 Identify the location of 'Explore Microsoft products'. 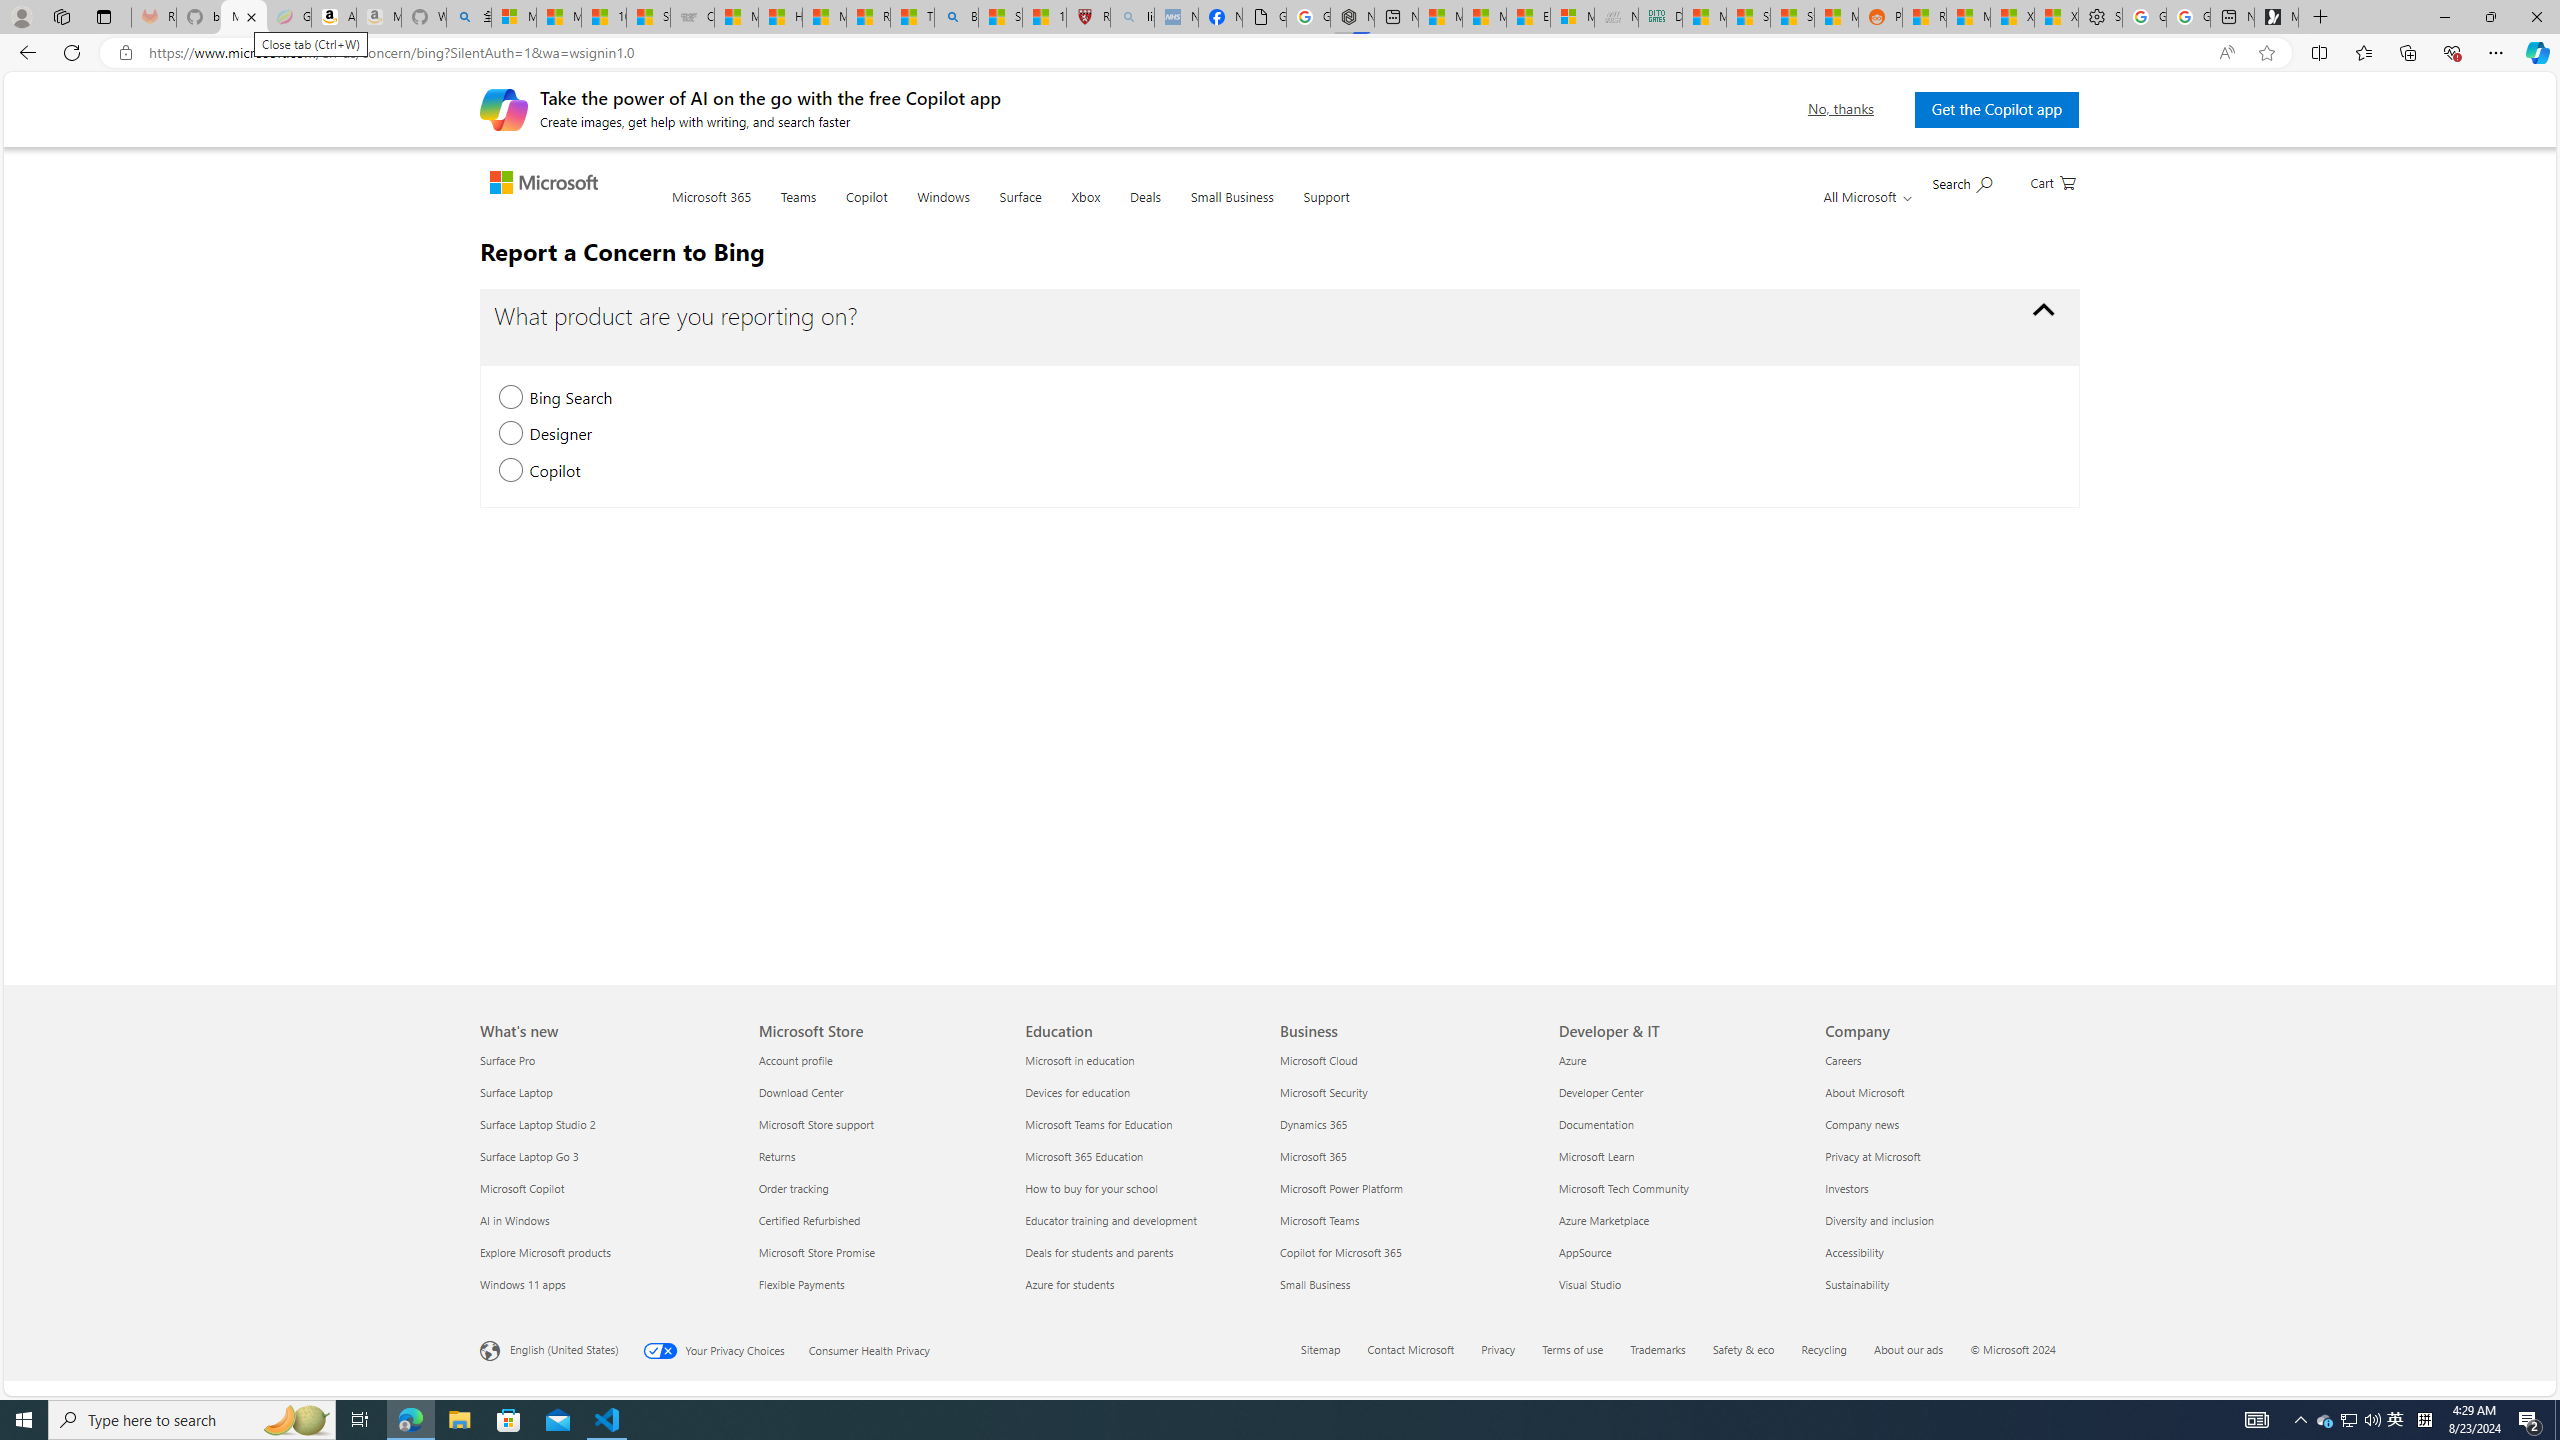
(607, 1252).